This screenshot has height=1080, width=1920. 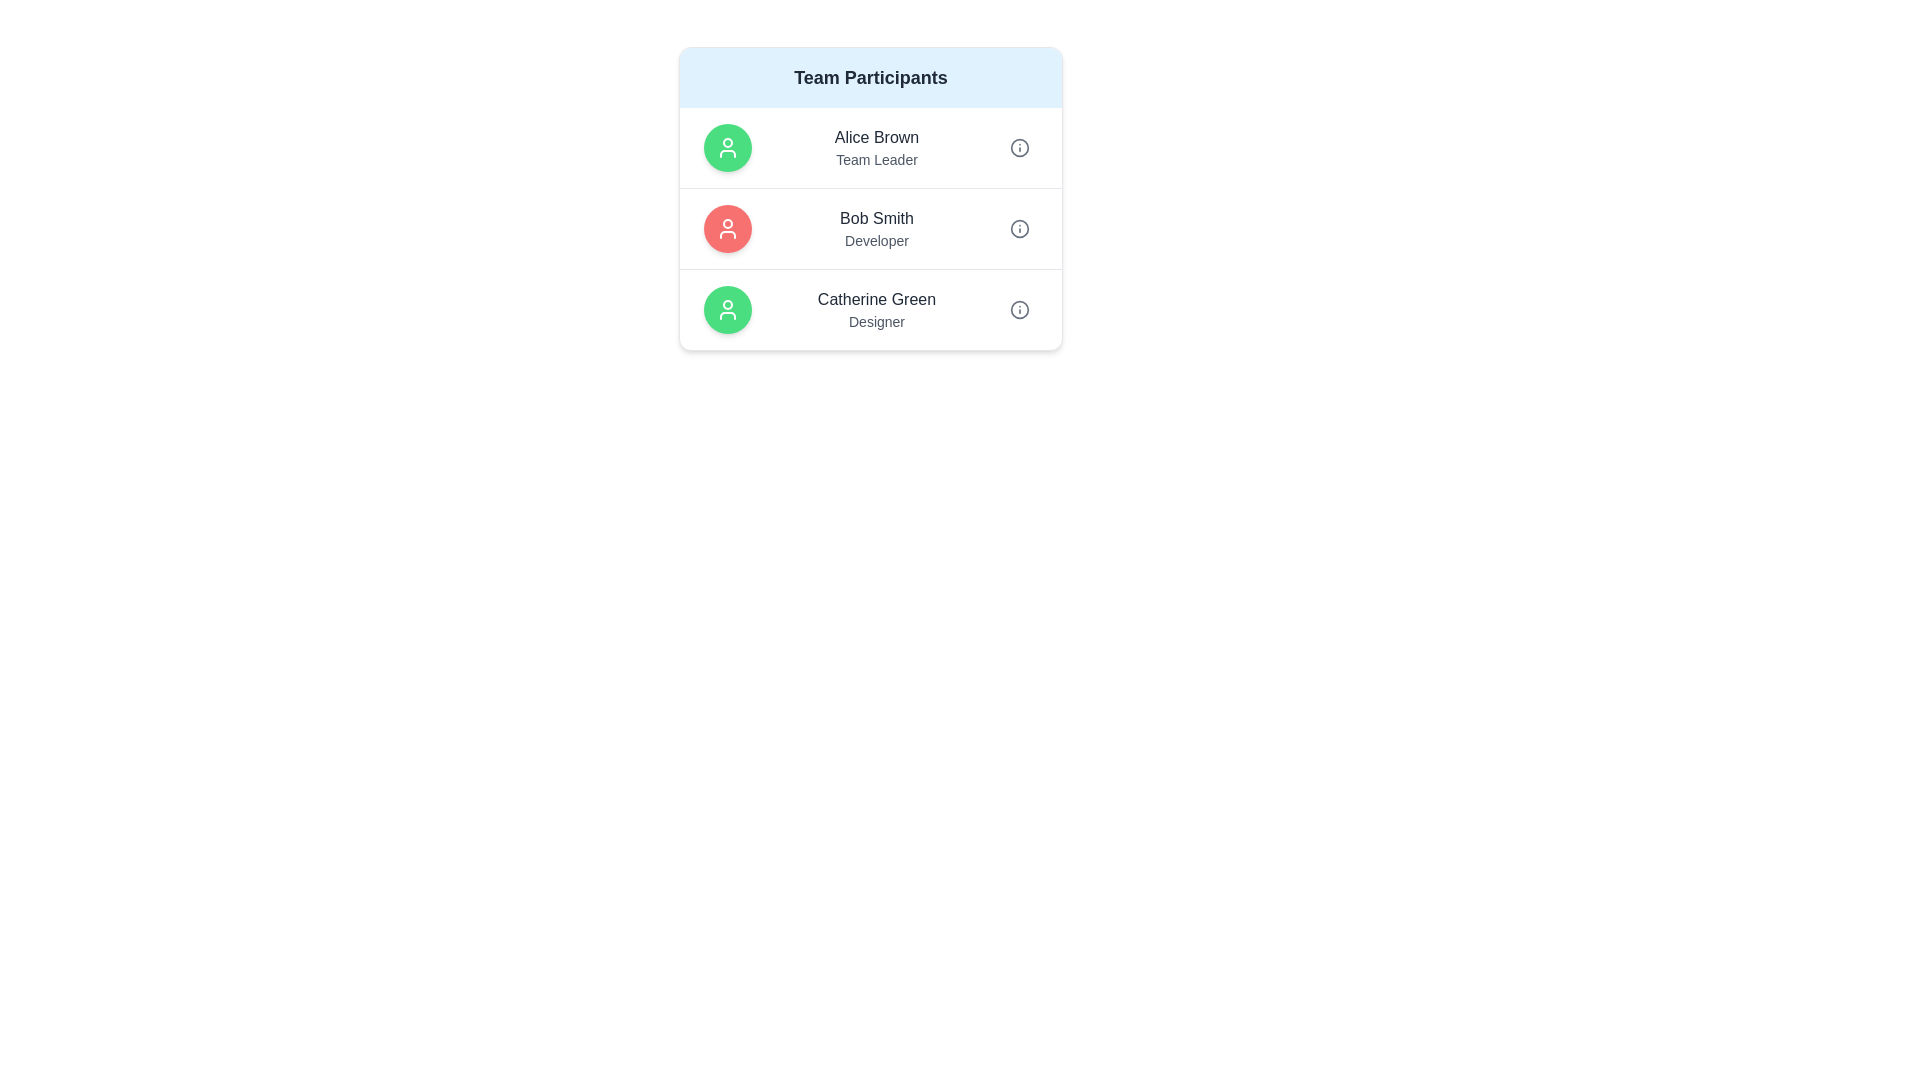 What do you see at coordinates (1019, 146) in the screenshot?
I see `the interactive icon located to the right of the first participant's name and title in the vertically stacked list` at bounding box center [1019, 146].